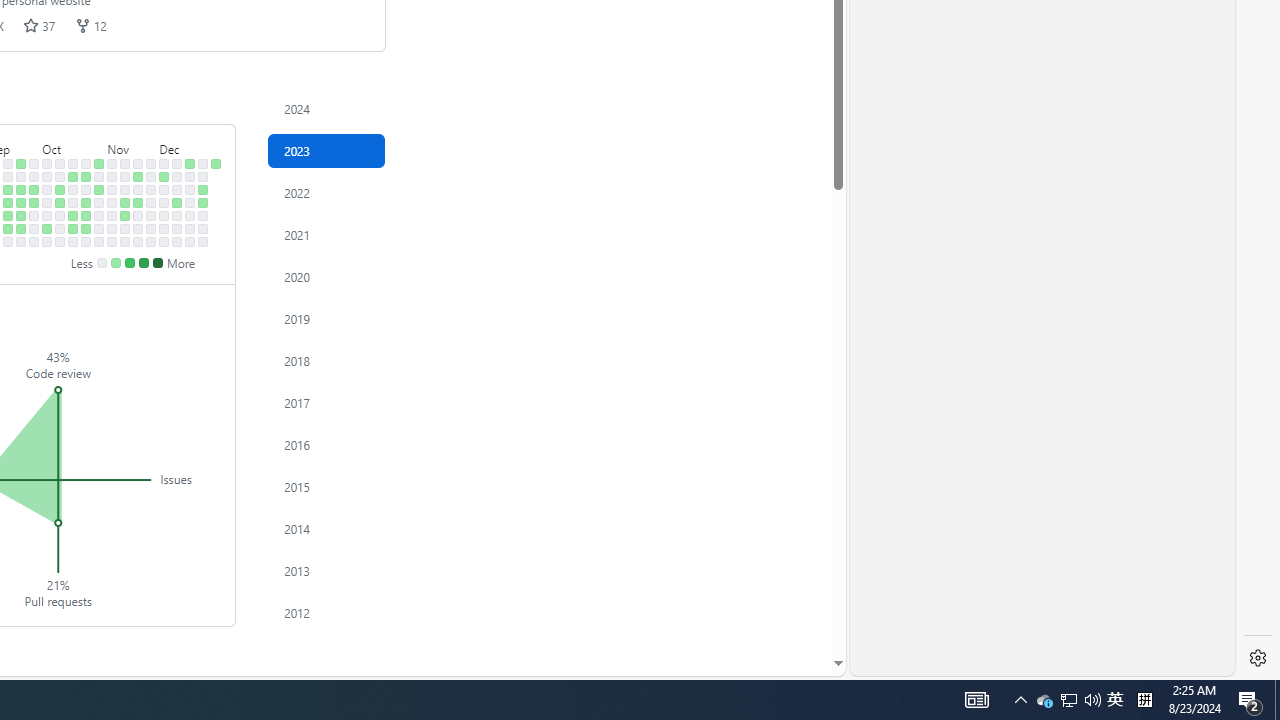 The image size is (1280, 720). I want to click on 'No contributions on November 5th.', so click(111, 162).